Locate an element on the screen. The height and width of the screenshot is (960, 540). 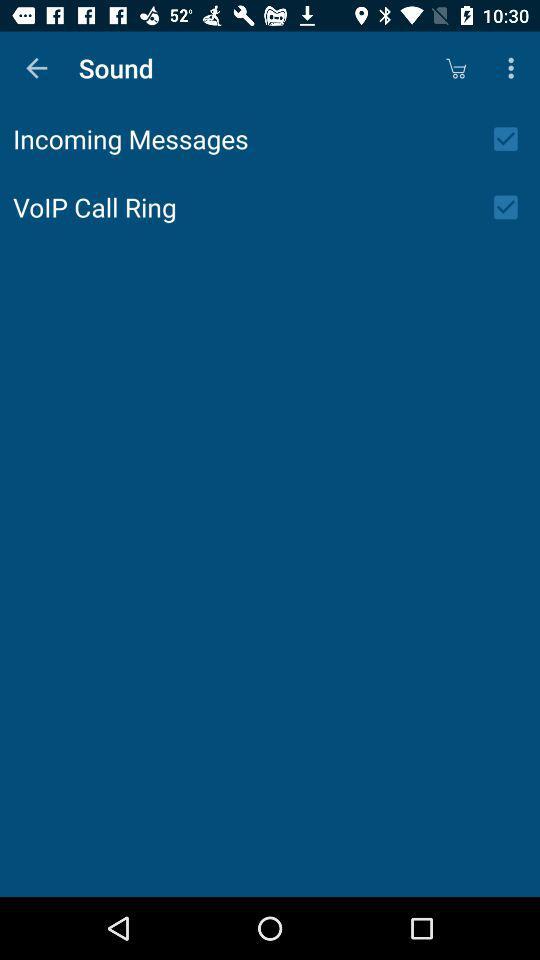
enable voip call ring option is located at coordinates (512, 207).